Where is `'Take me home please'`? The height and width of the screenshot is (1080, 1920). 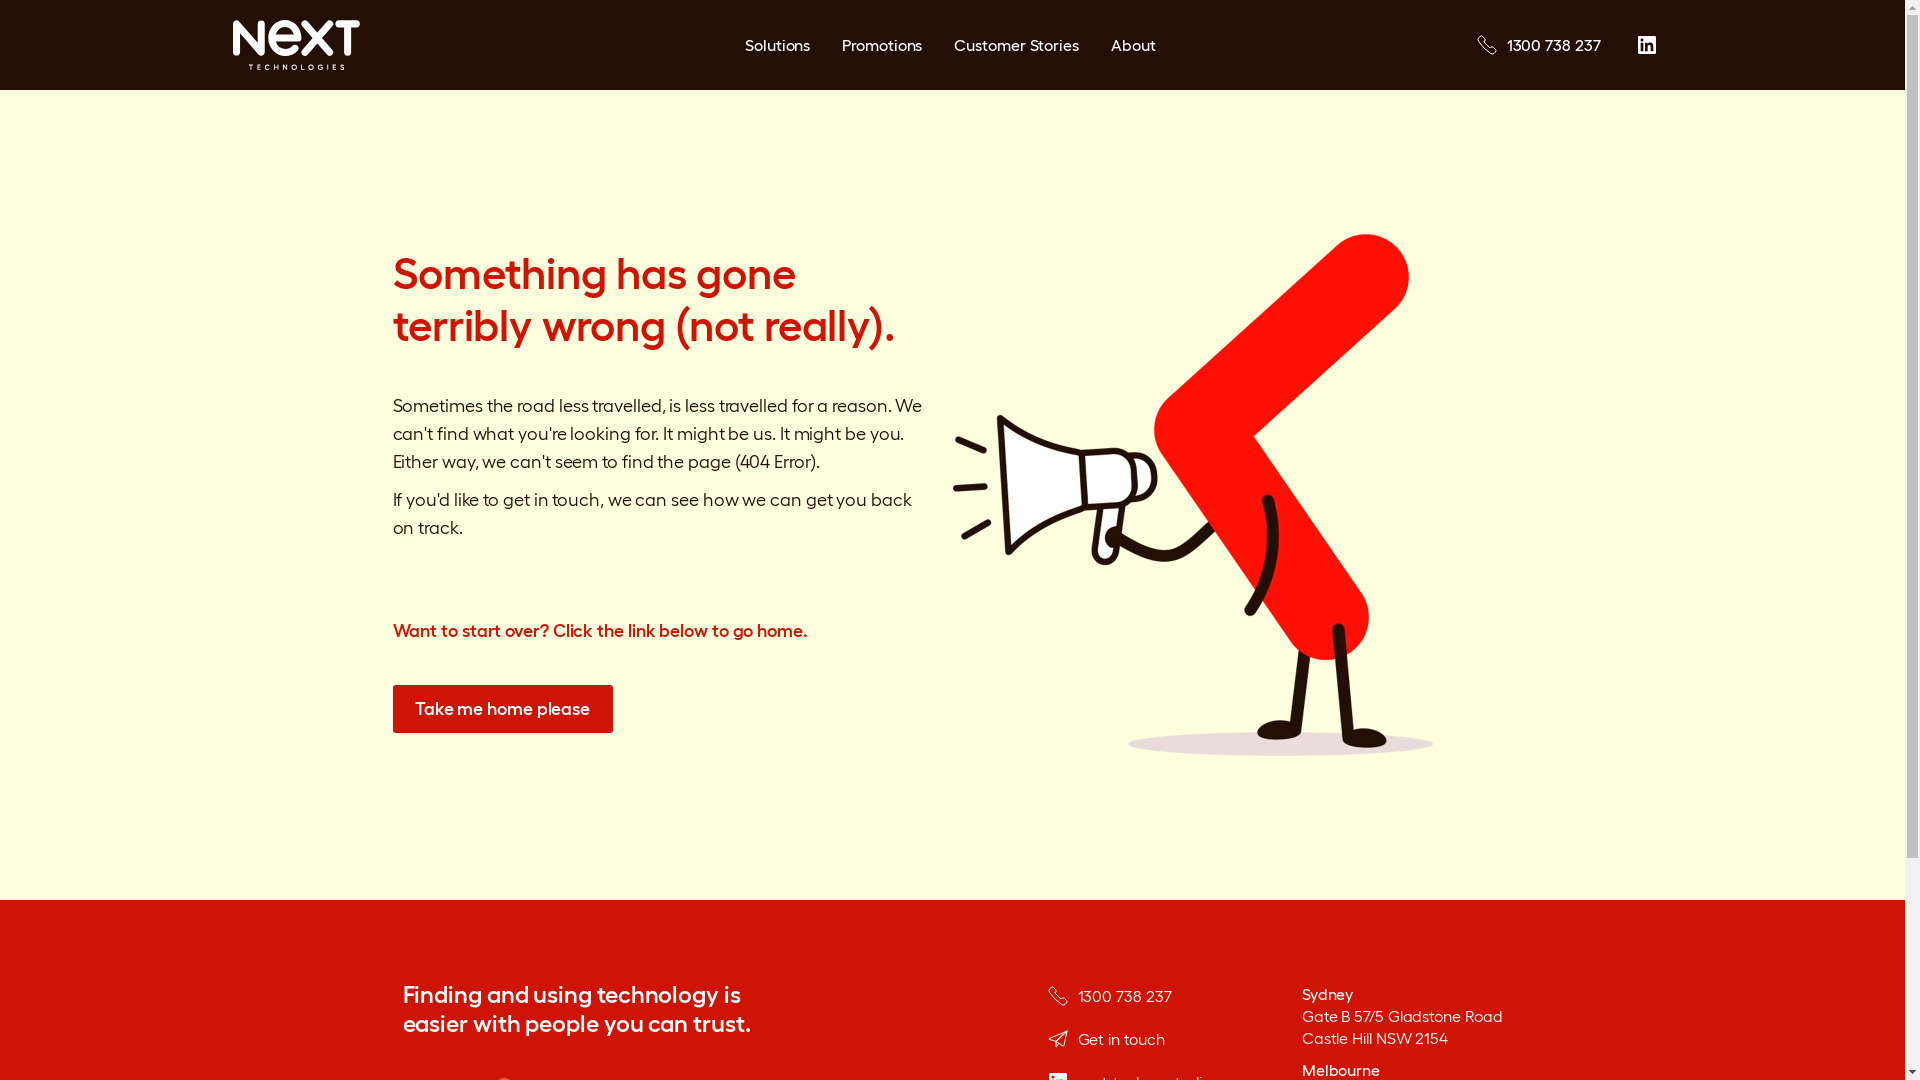 'Take me home please' is located at coordinates (502, 707).